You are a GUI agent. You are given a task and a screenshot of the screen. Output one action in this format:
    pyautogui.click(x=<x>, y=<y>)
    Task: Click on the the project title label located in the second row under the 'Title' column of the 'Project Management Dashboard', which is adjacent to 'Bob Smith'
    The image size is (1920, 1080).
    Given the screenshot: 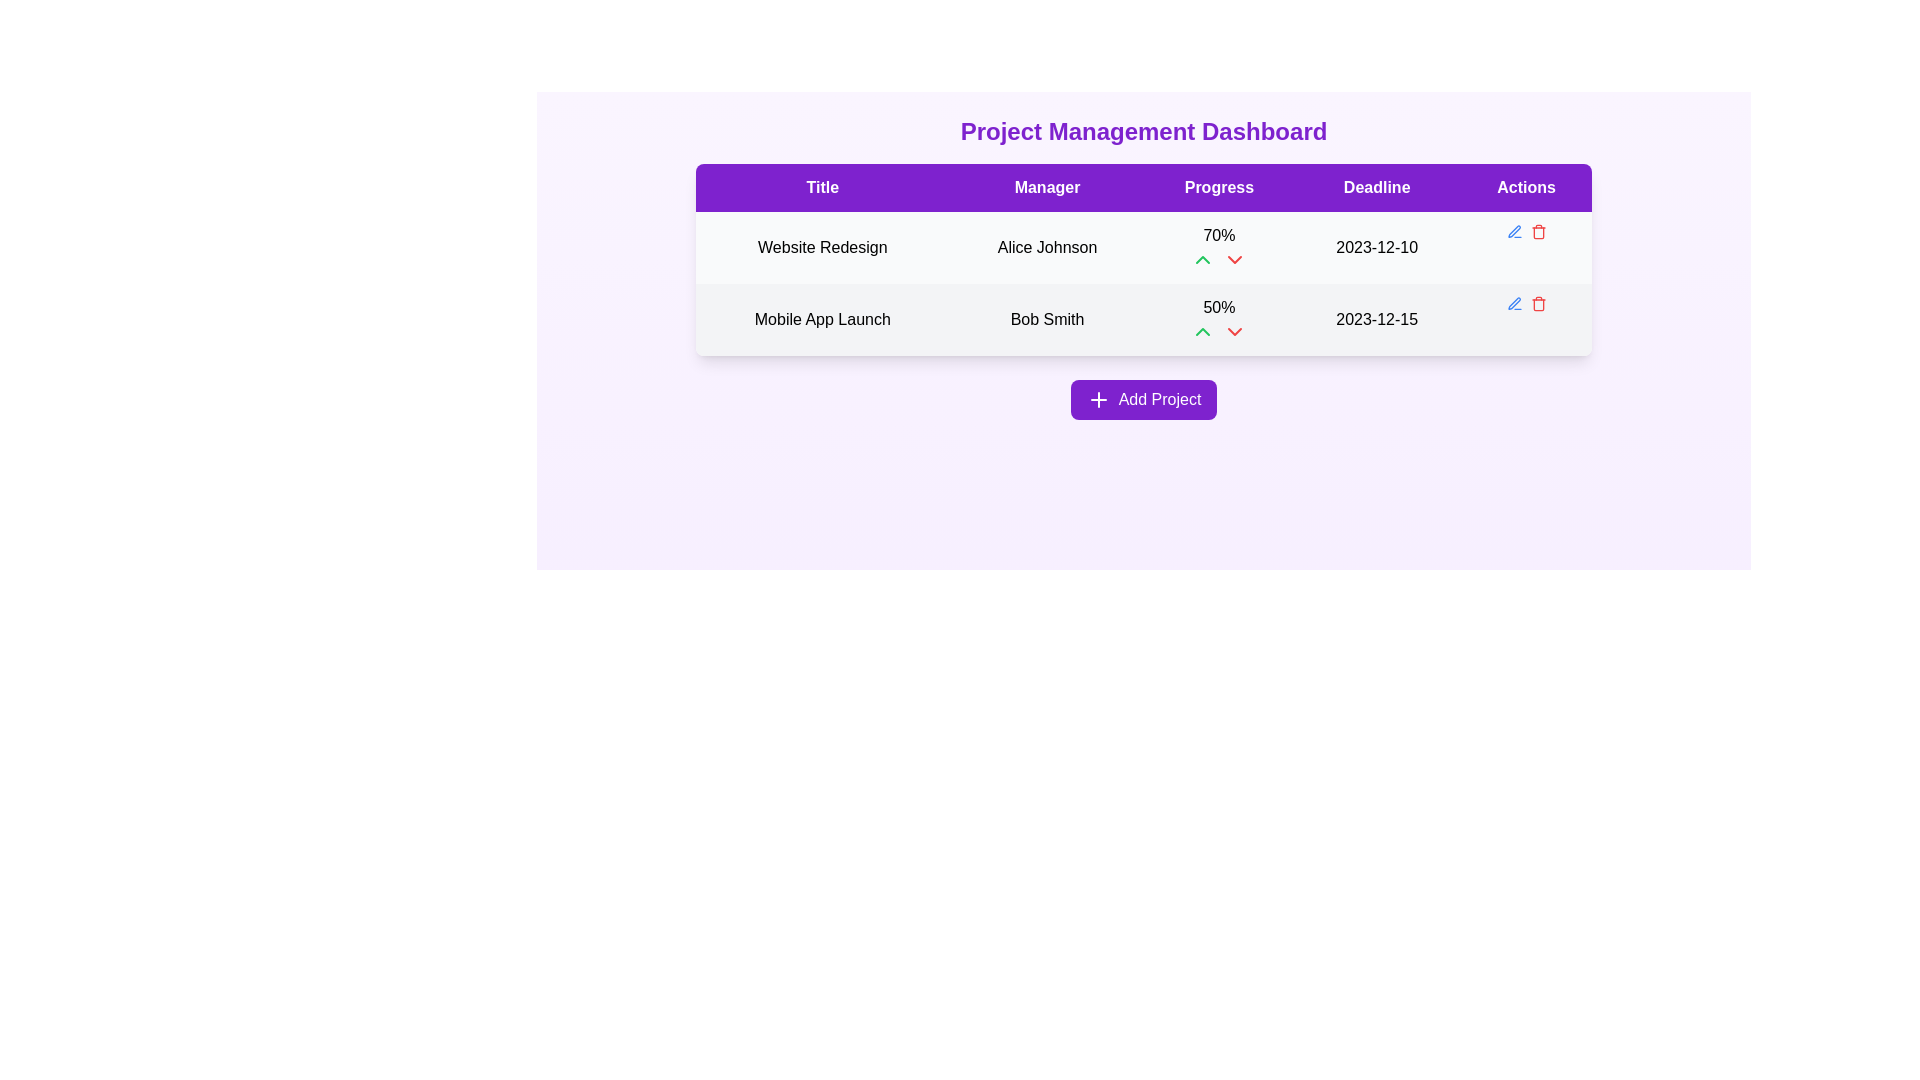 What is the action you would take?
    pyautogui.click(x=822, y=319)
    